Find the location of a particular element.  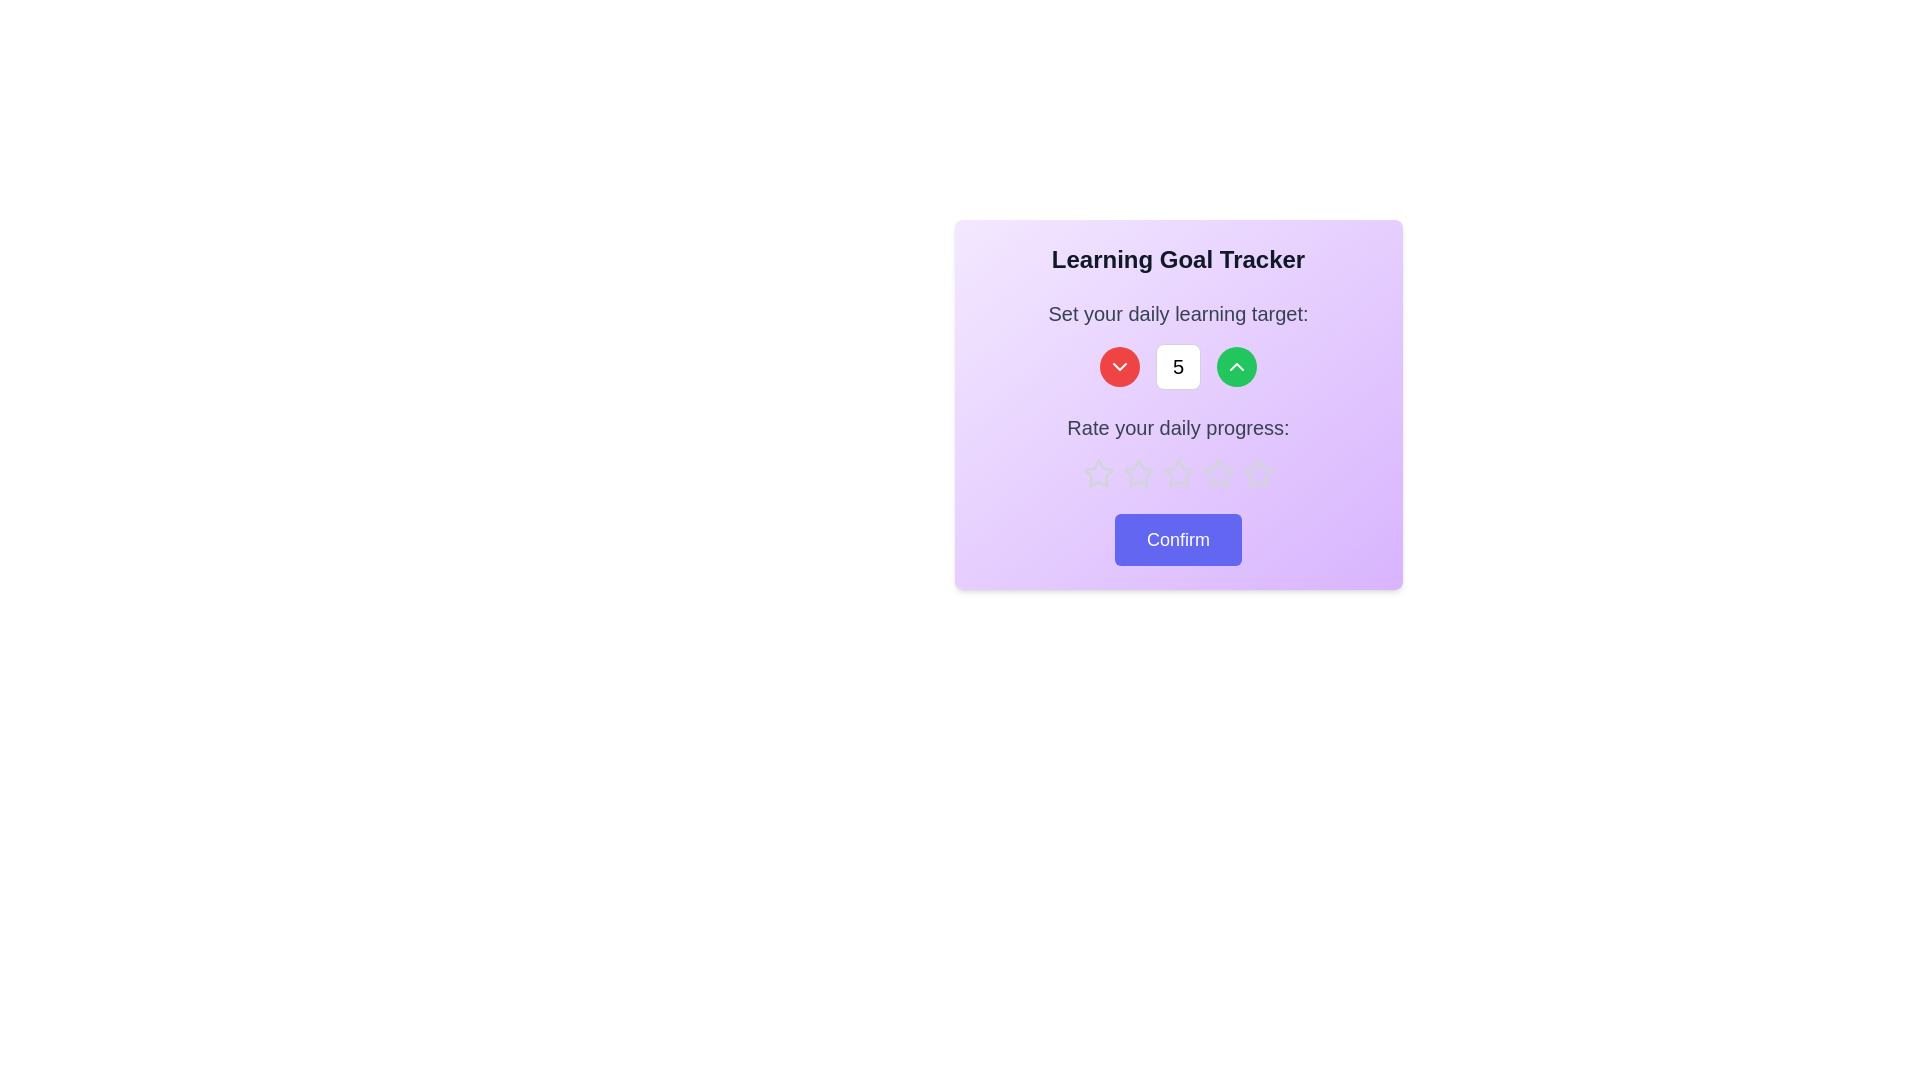

the submission button located at the bottom-center of the 'Learning Goal Tracker' card is located at coordinates (1178, 540).